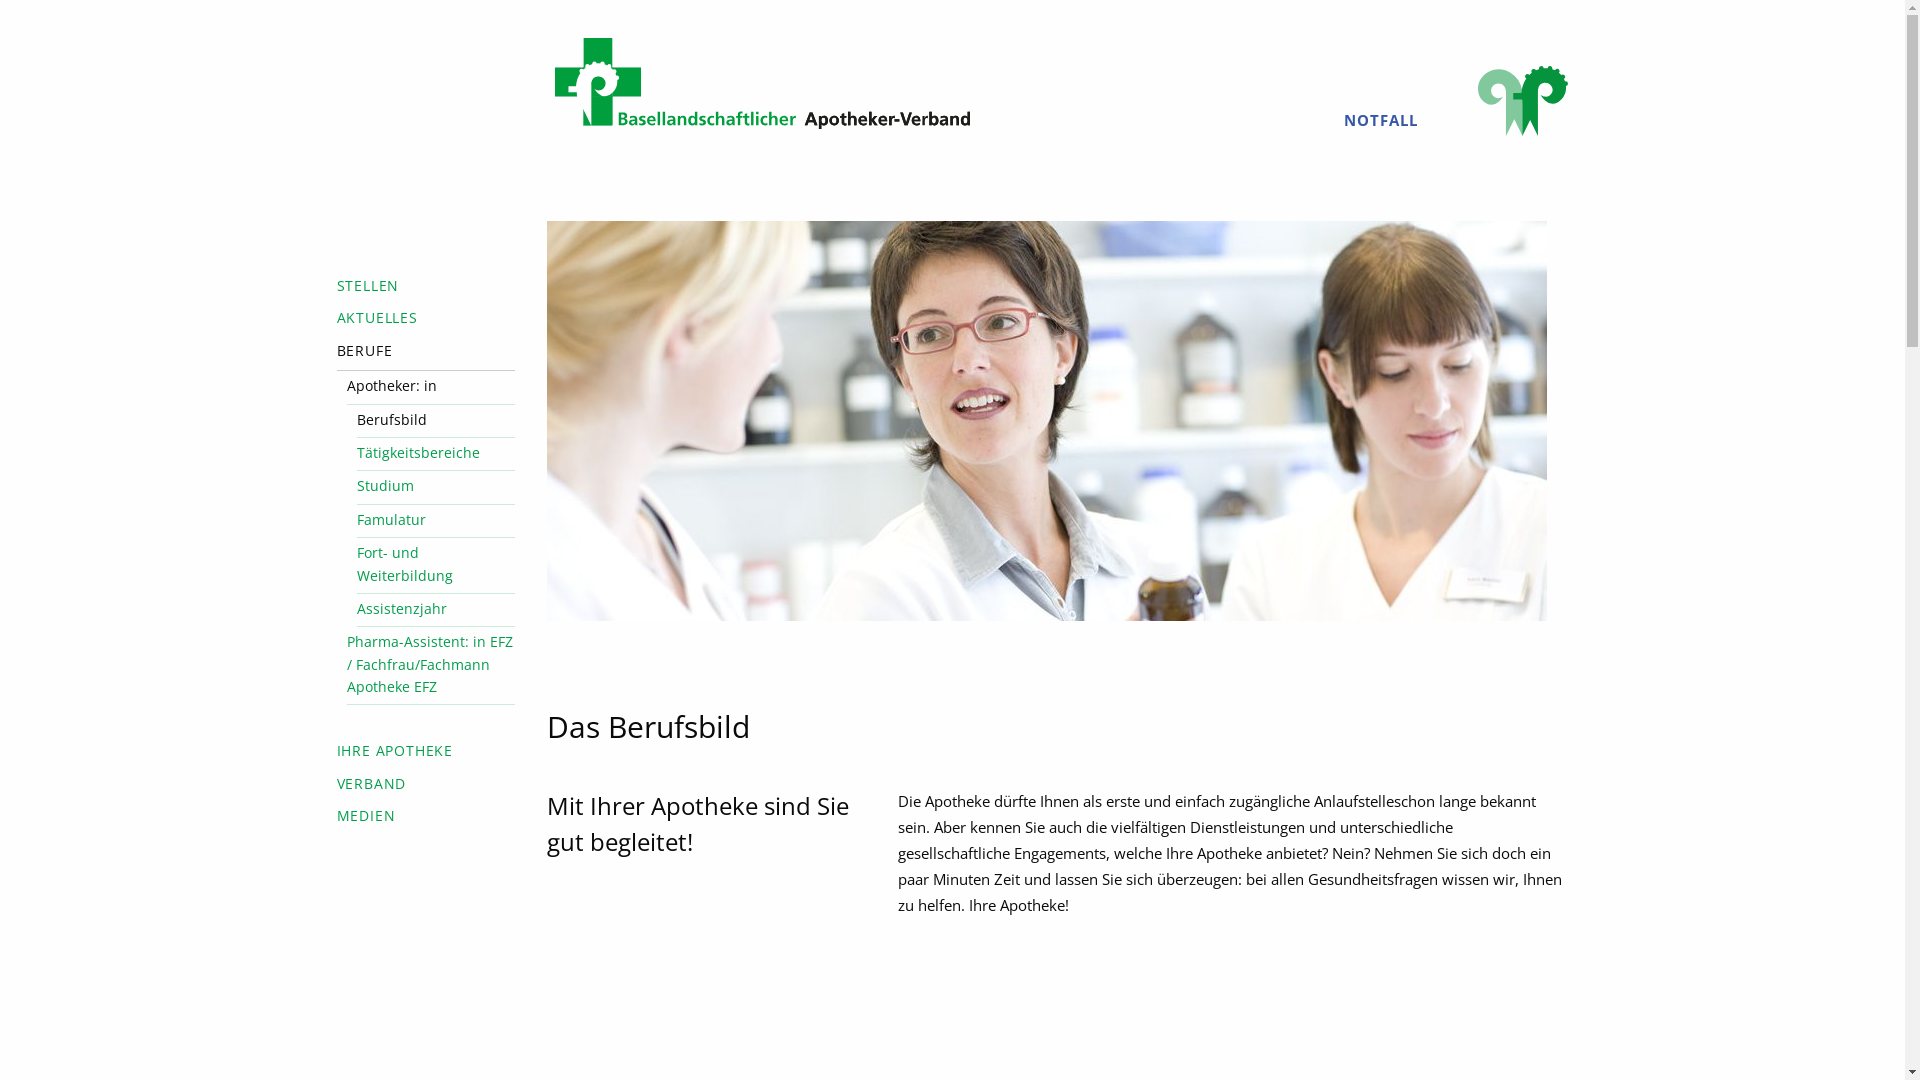 The image size is (1920, 1080). What do you see at coordinates (434, 522) in the screenshot?
I see `'Famulatur'` at bounding box center [434, 522].